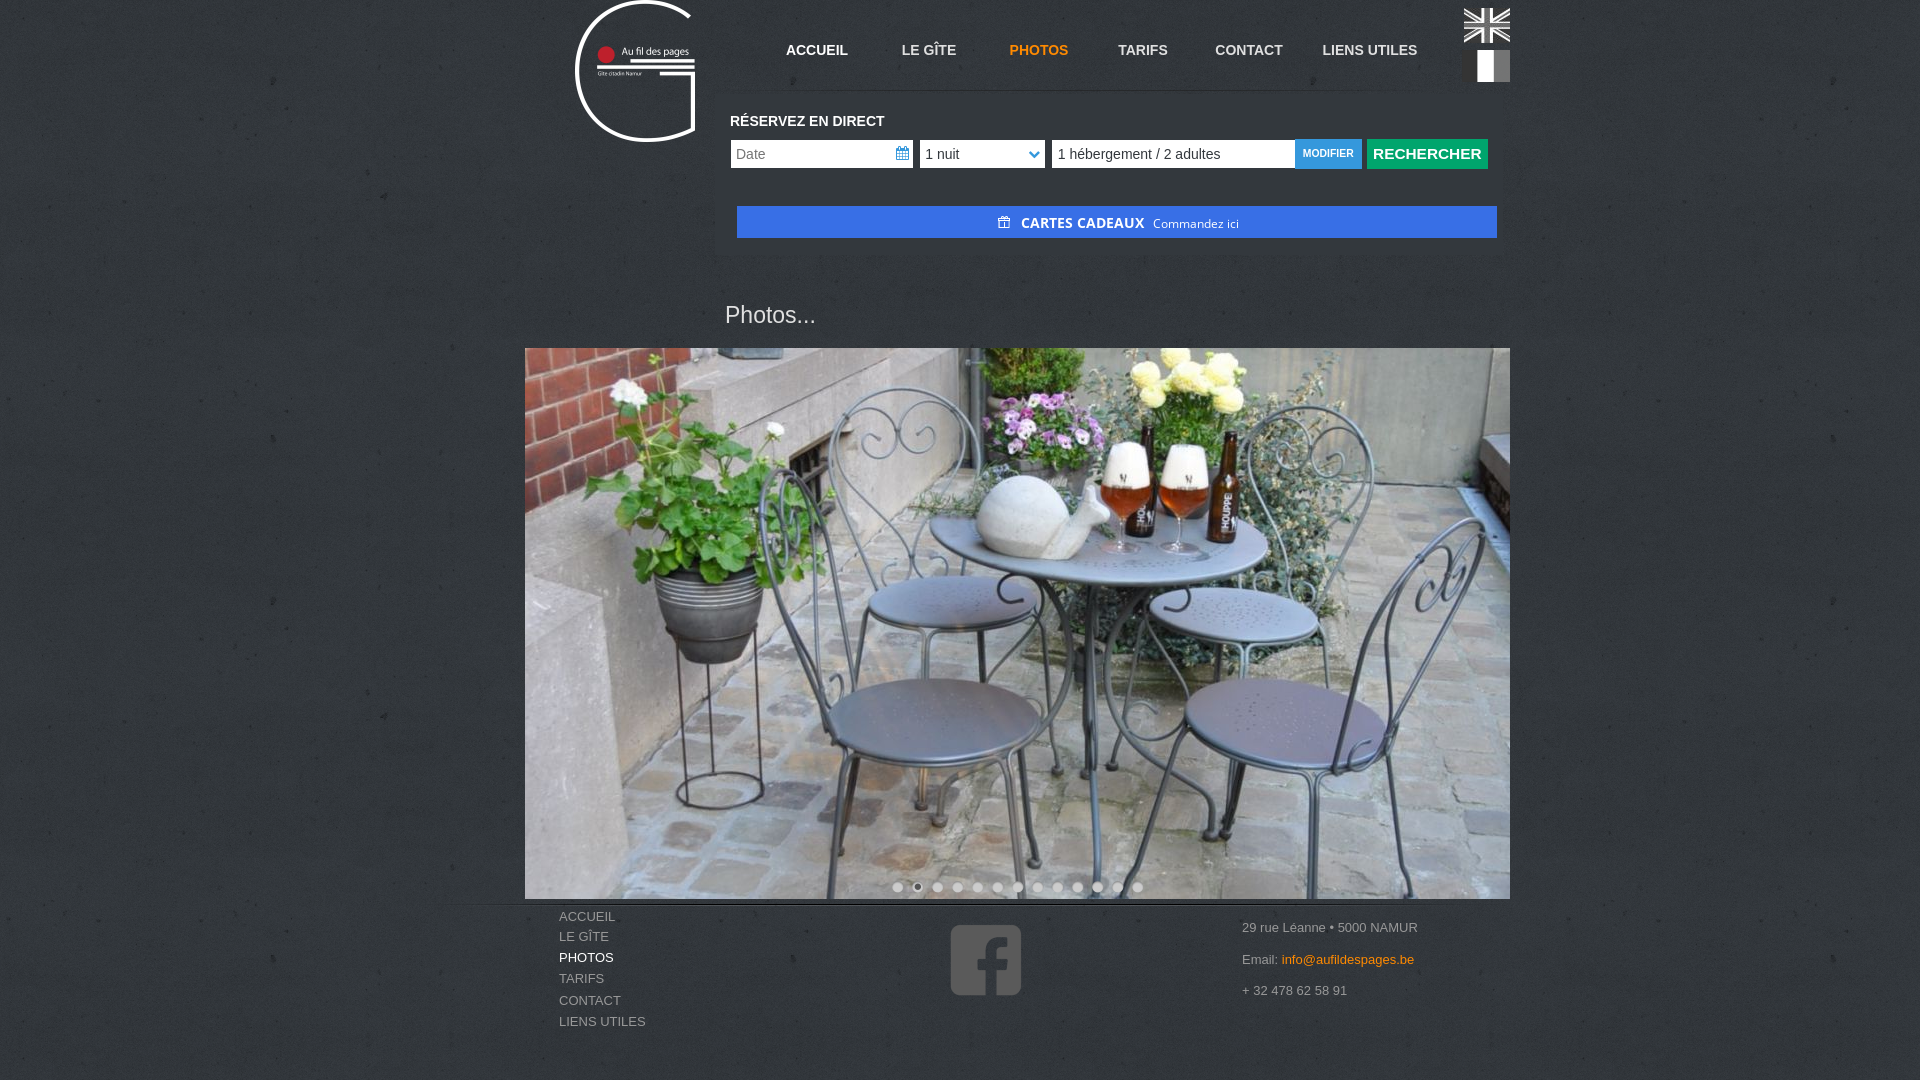  What do you see at coordinates (589, 999) in the screenshot?
I see `'CONTACT'` at bounding box center [589, 999].